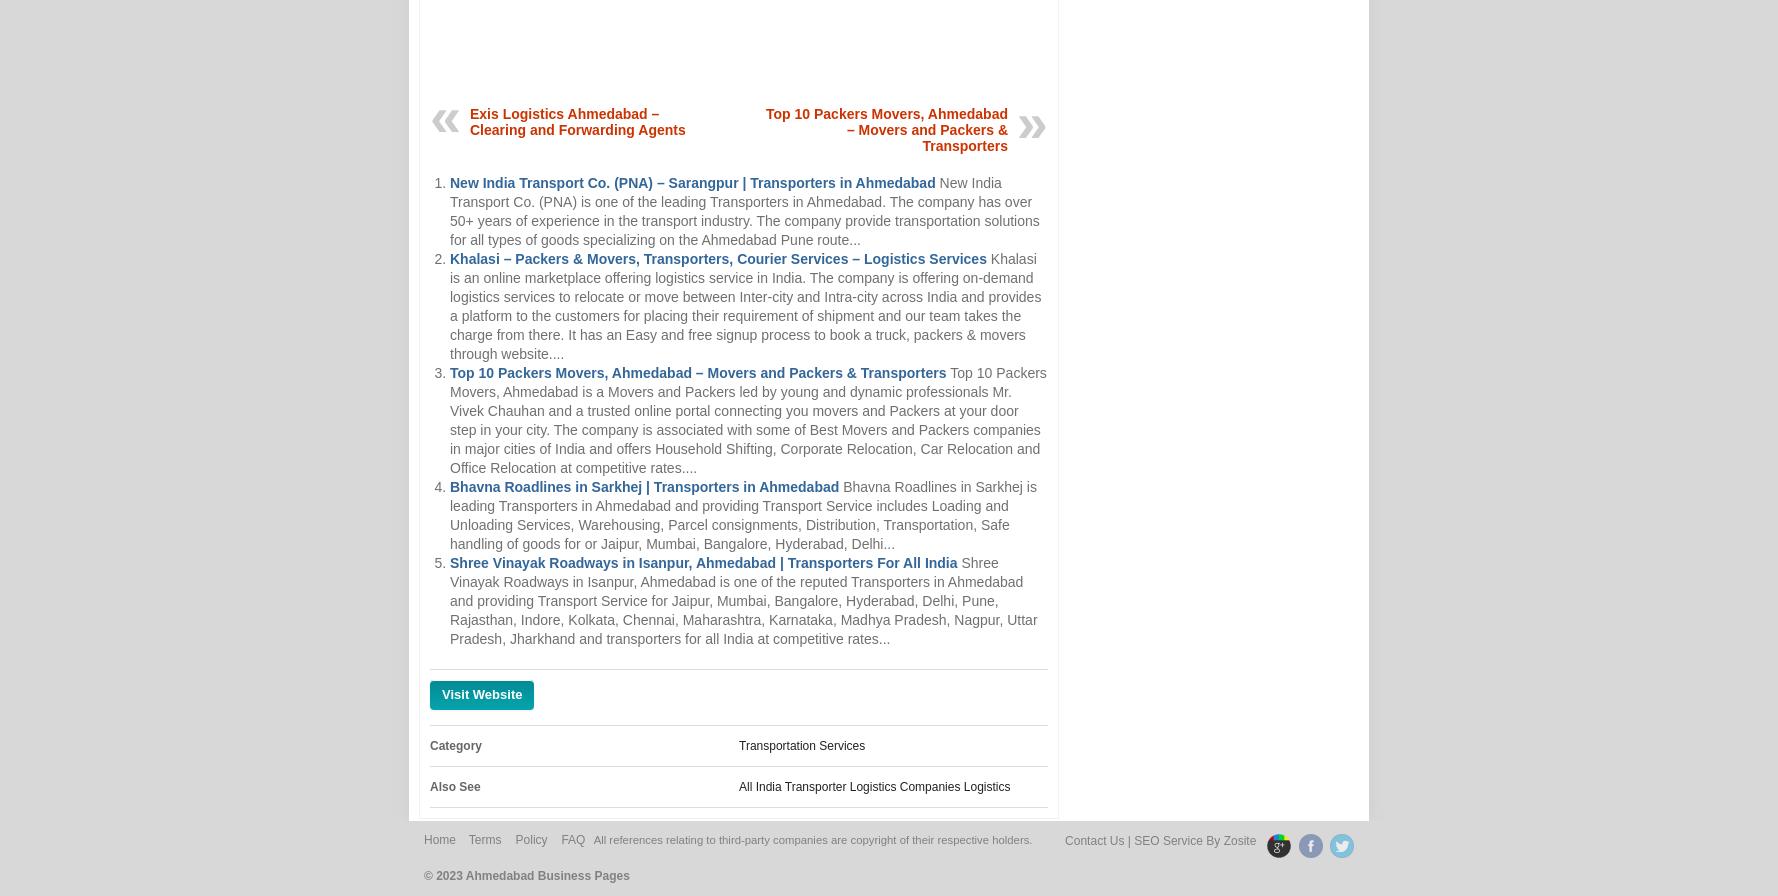  I want to click on 'Transport Companies', so click(796, 846).